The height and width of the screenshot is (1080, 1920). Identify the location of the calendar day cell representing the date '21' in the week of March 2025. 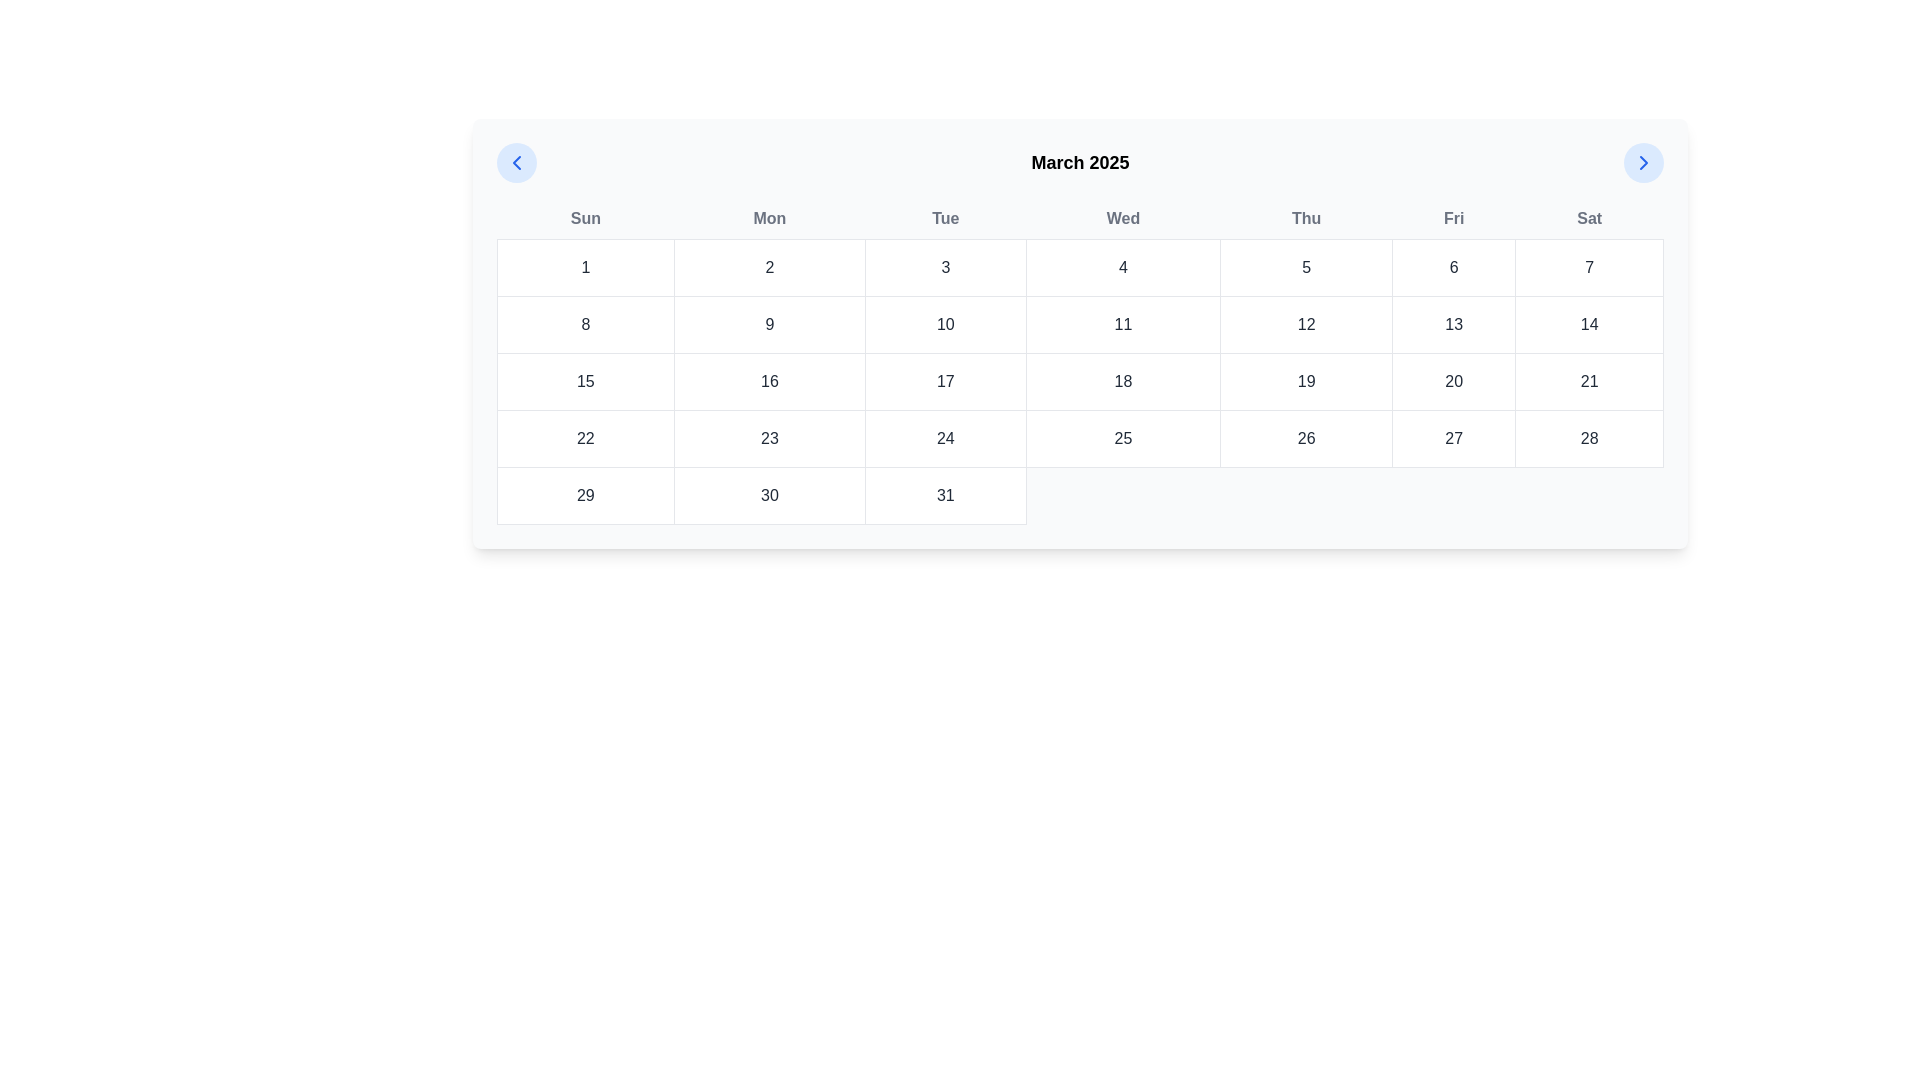
(1588, 381).